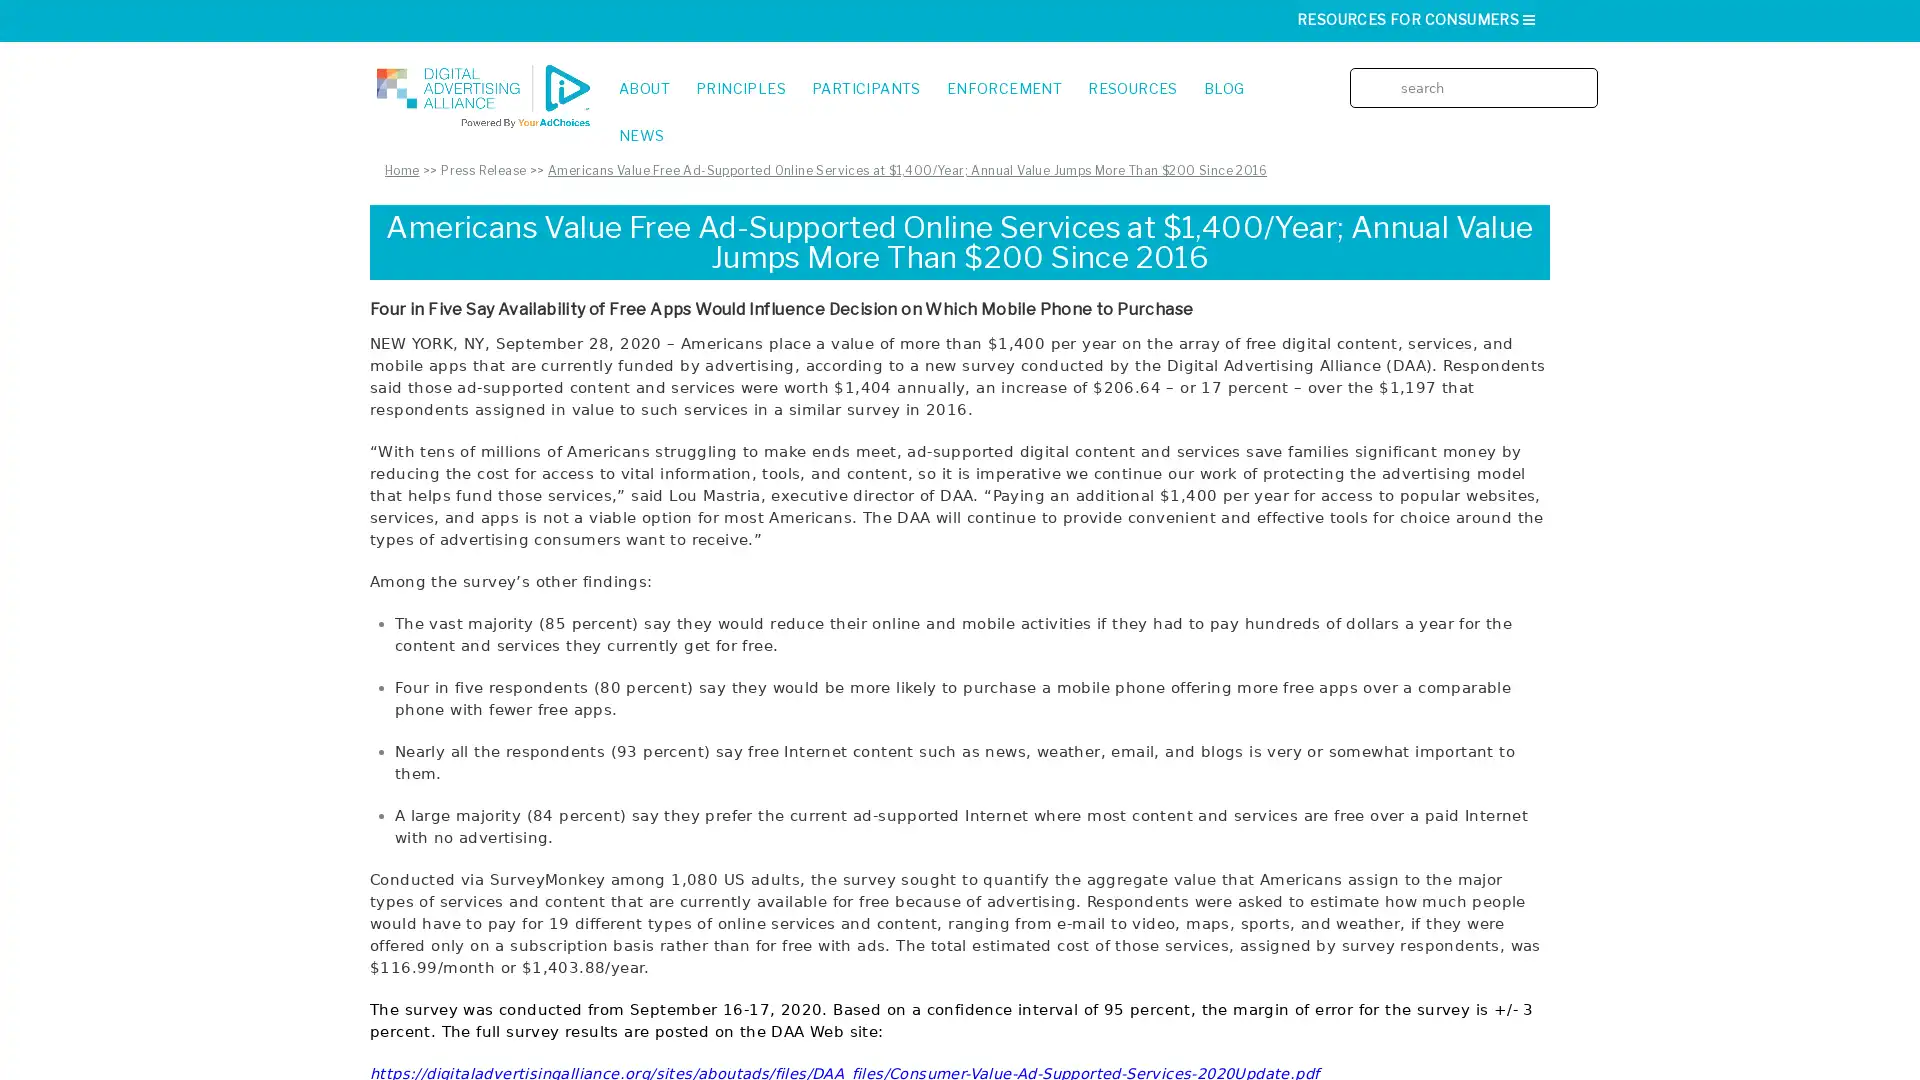  What do you see at coordinates (1416, 19) in the screenshot?
I see `RESOURCES FOR CONSUMERS` at bounding box center [1416, 19].